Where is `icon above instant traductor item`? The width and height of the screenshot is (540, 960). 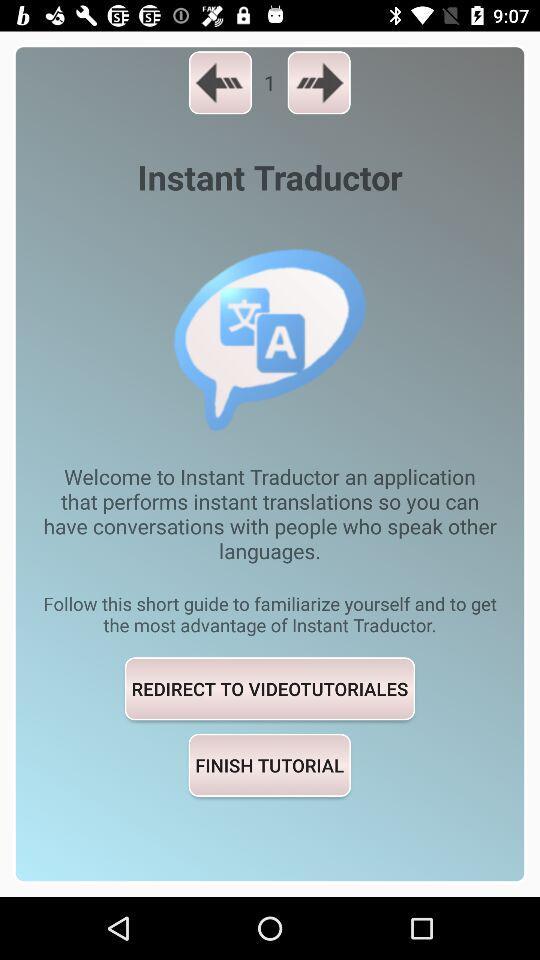 icon above instant traductor item is located at coordinates (319, 82).